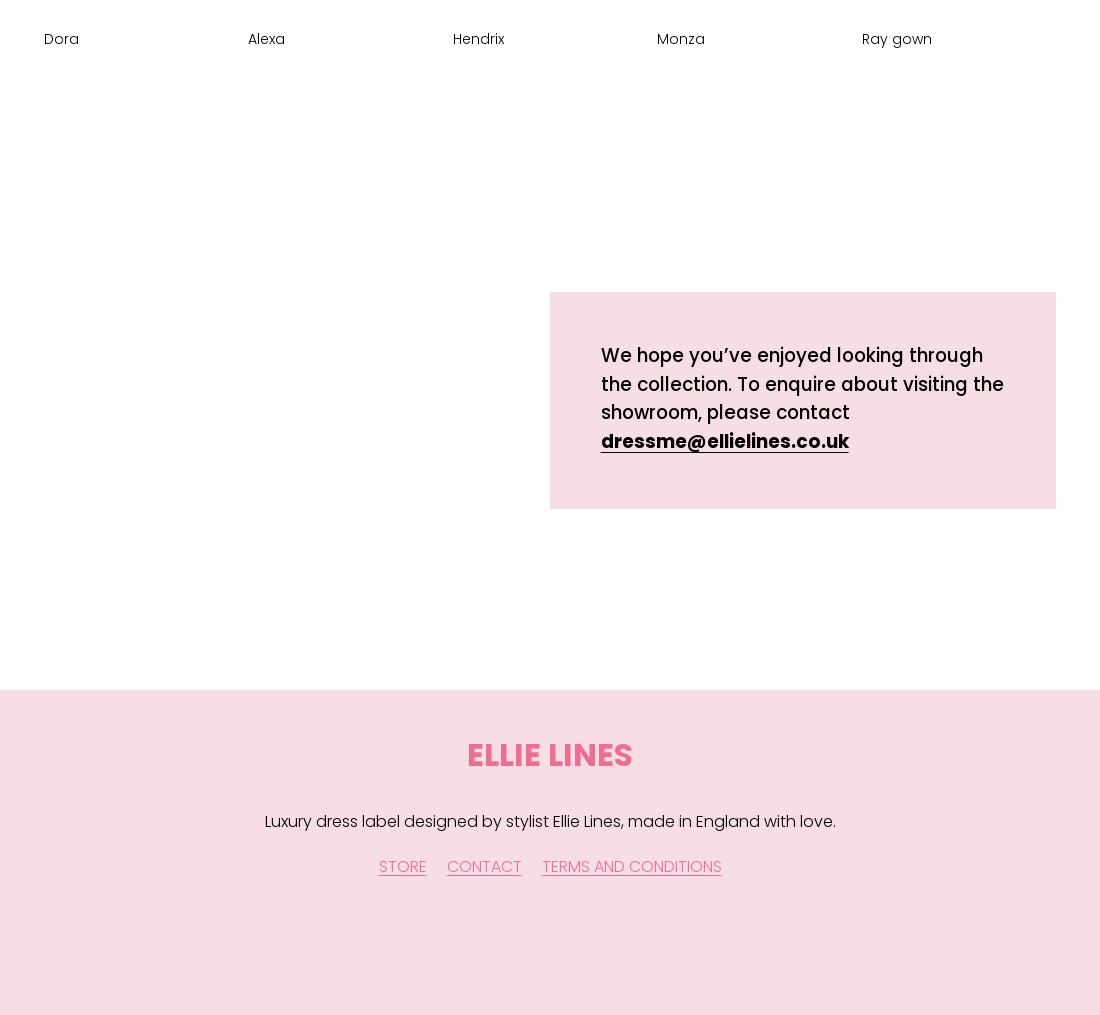  Describe the element at coordinates (549, 821) in the screenshot. I see `'Luxury dress label designed by stylist Ellie Lines, made in England with love.'` at that location.